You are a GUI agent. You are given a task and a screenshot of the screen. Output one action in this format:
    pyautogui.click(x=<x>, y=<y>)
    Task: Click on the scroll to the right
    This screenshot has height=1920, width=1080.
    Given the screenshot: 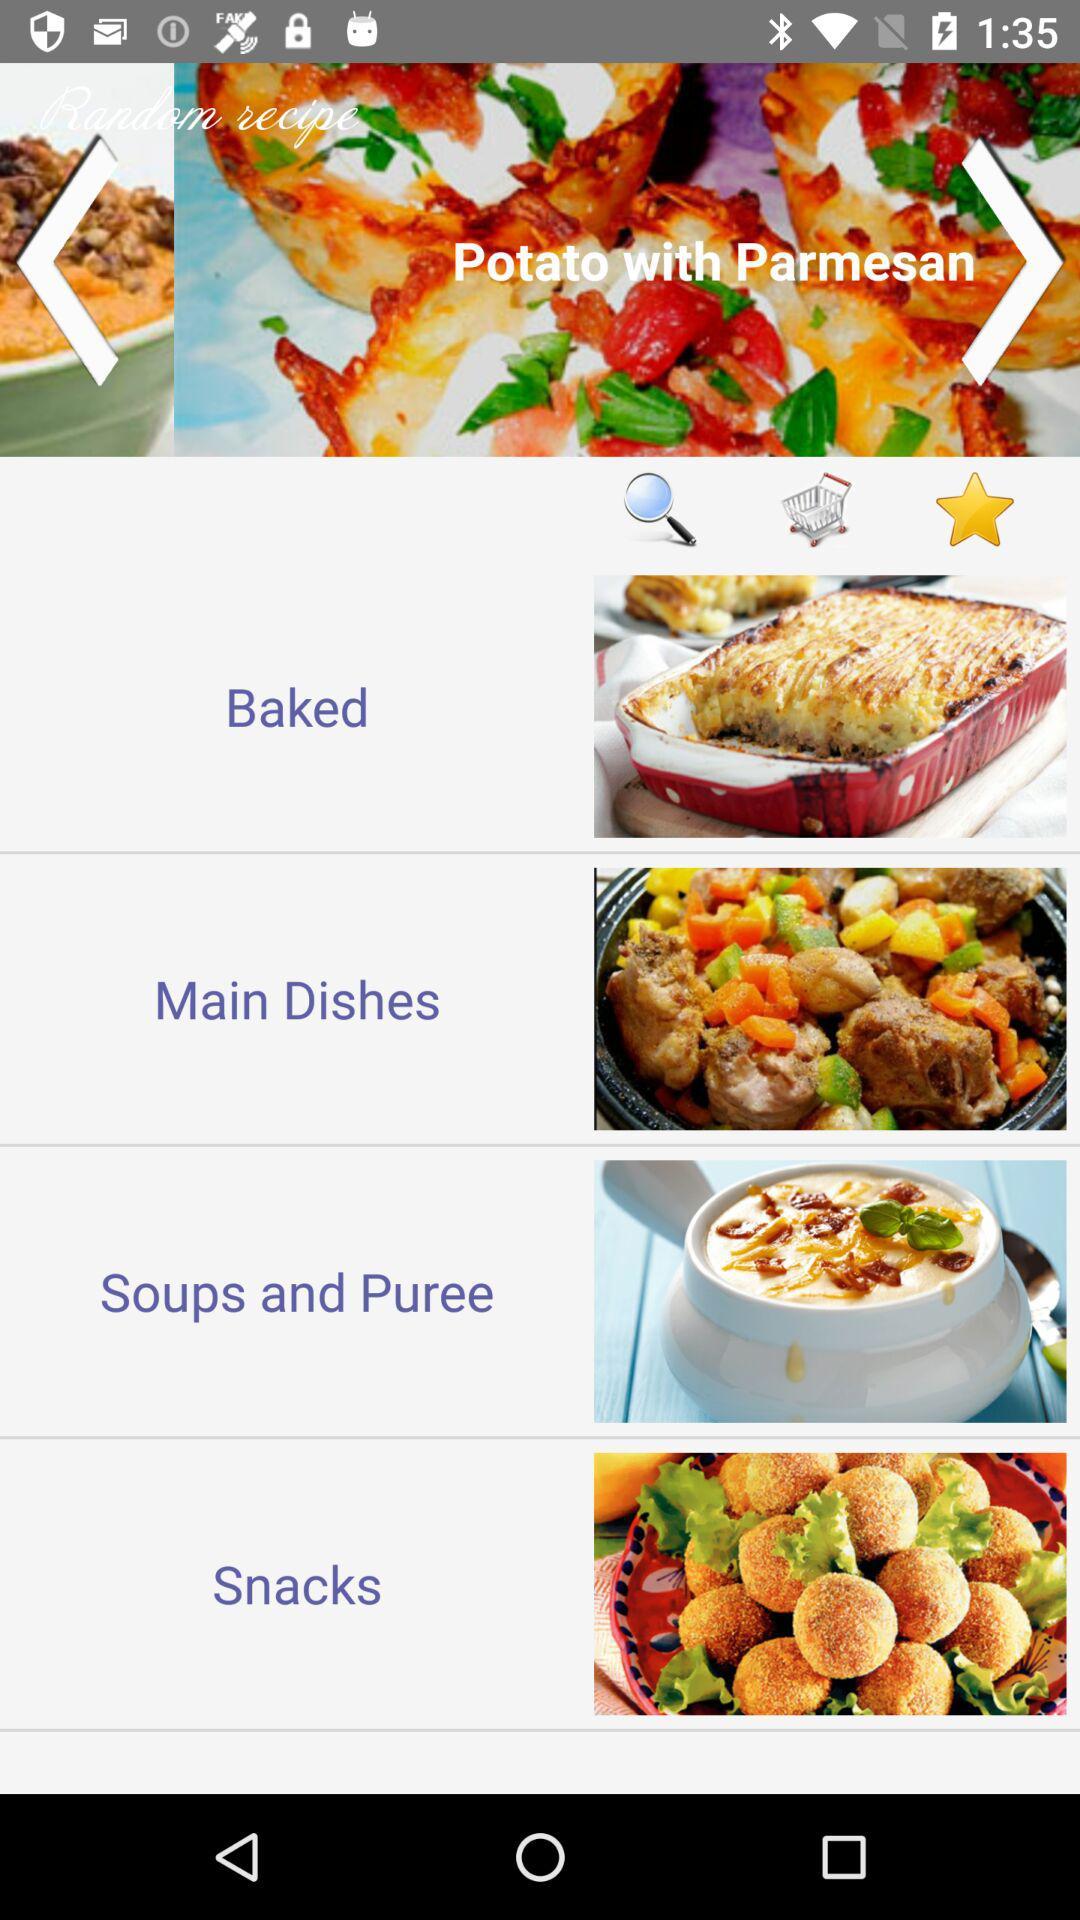 What is the action you would take?
    pyautogui.click(x=1014, y=258)
    